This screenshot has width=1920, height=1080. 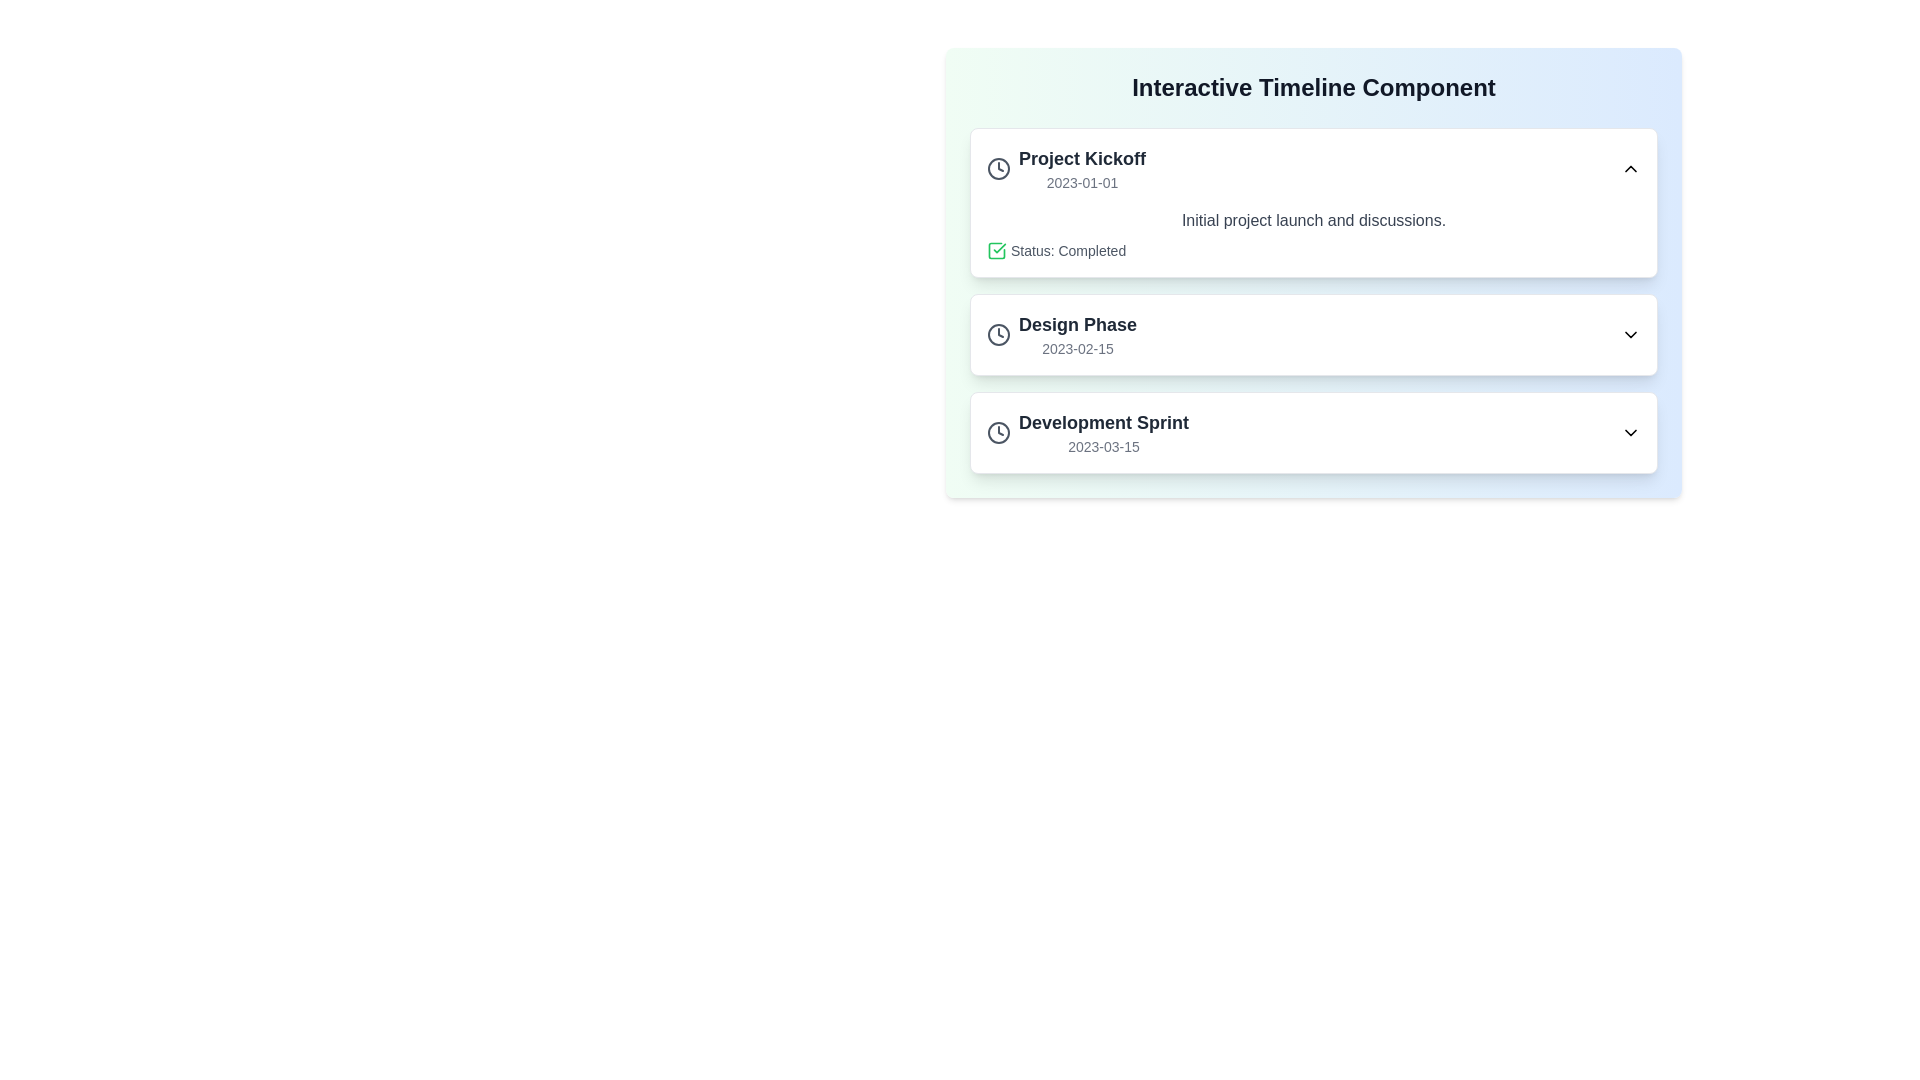 I want to click on the clock icon within the 'Project Kickoff' row of the timeline component, which features a minimalistic design with a gray color scheme and a dark stroke, so click(x=998, y=168).